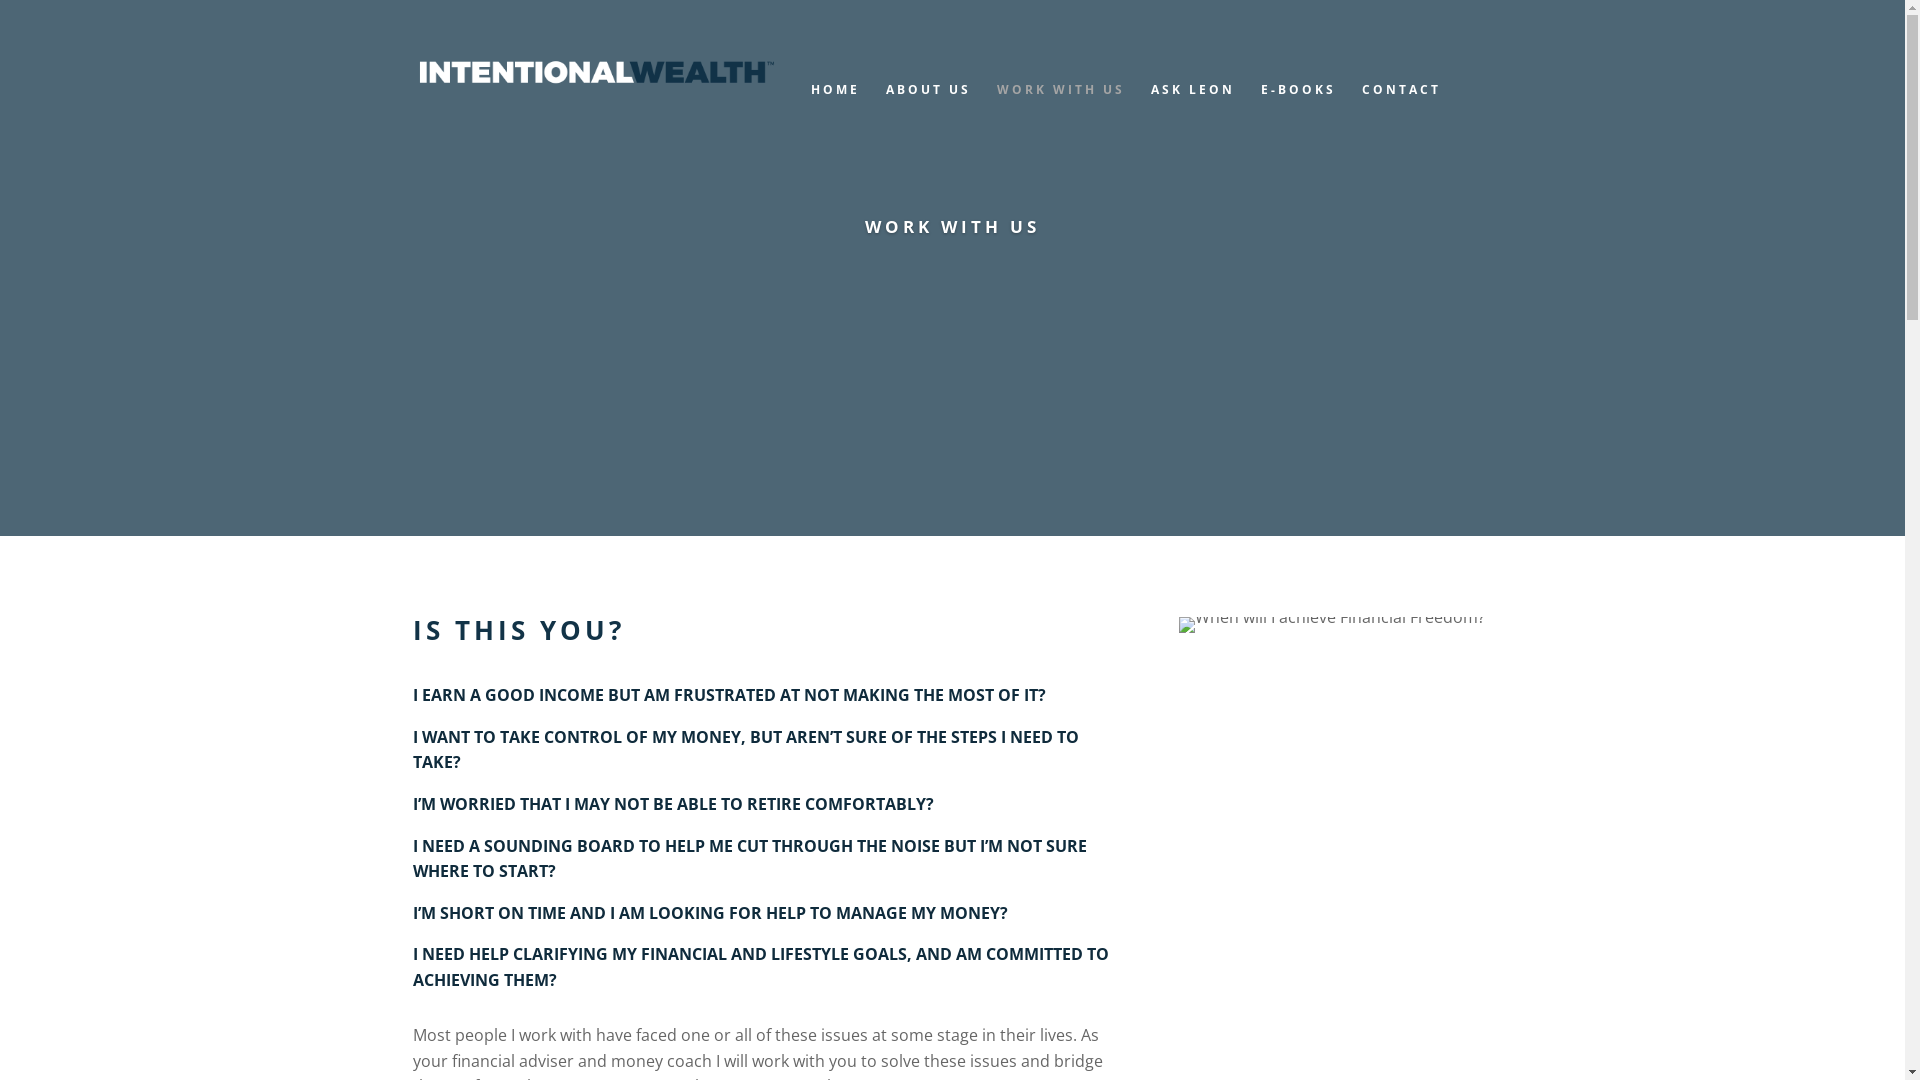 This screenshot has height=1080, width=1920. Describe the element at coordinates (1400, 110) in the screenshot. I see `'CONTACT'` at that location.